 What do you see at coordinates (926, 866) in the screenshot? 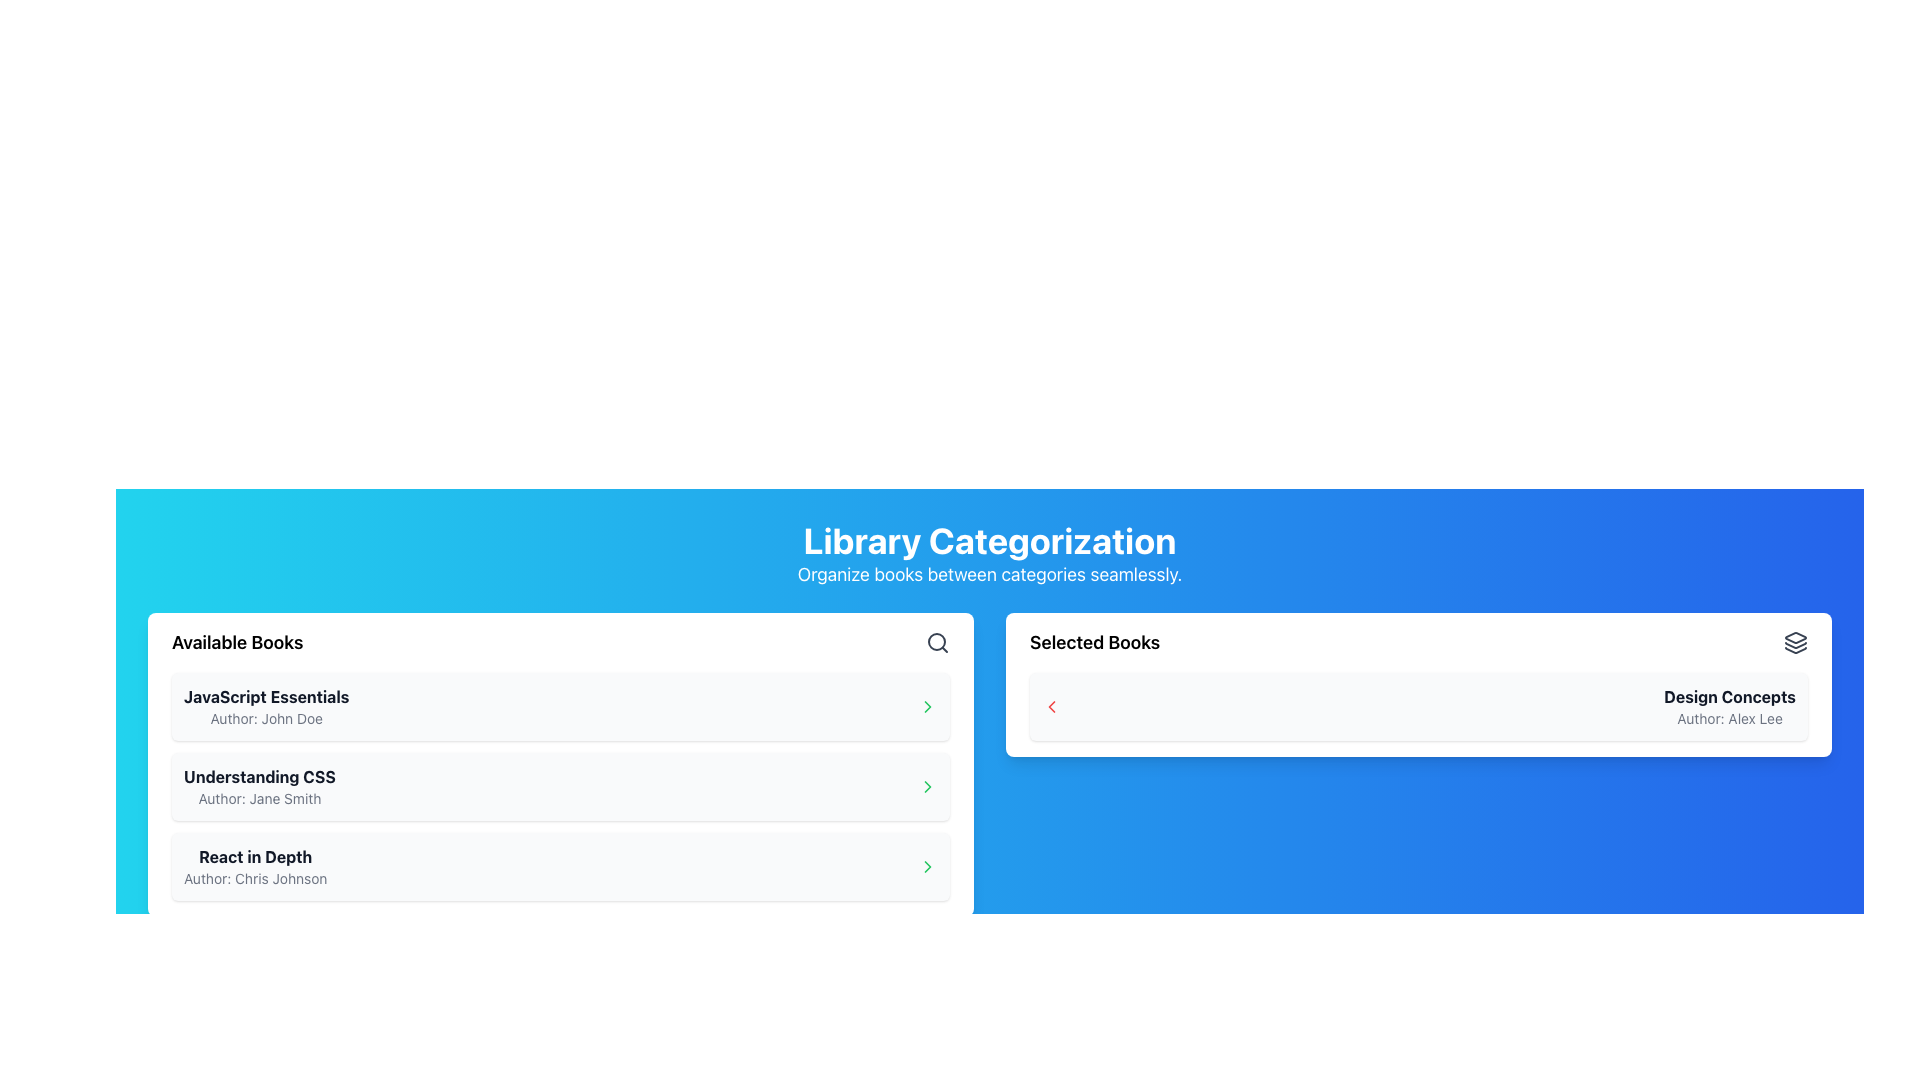
I see `the chevron icon button located at the bottom-right corner of the 'React in Depth' card in the 'Available Books' section` at bounding box center [926, 866].